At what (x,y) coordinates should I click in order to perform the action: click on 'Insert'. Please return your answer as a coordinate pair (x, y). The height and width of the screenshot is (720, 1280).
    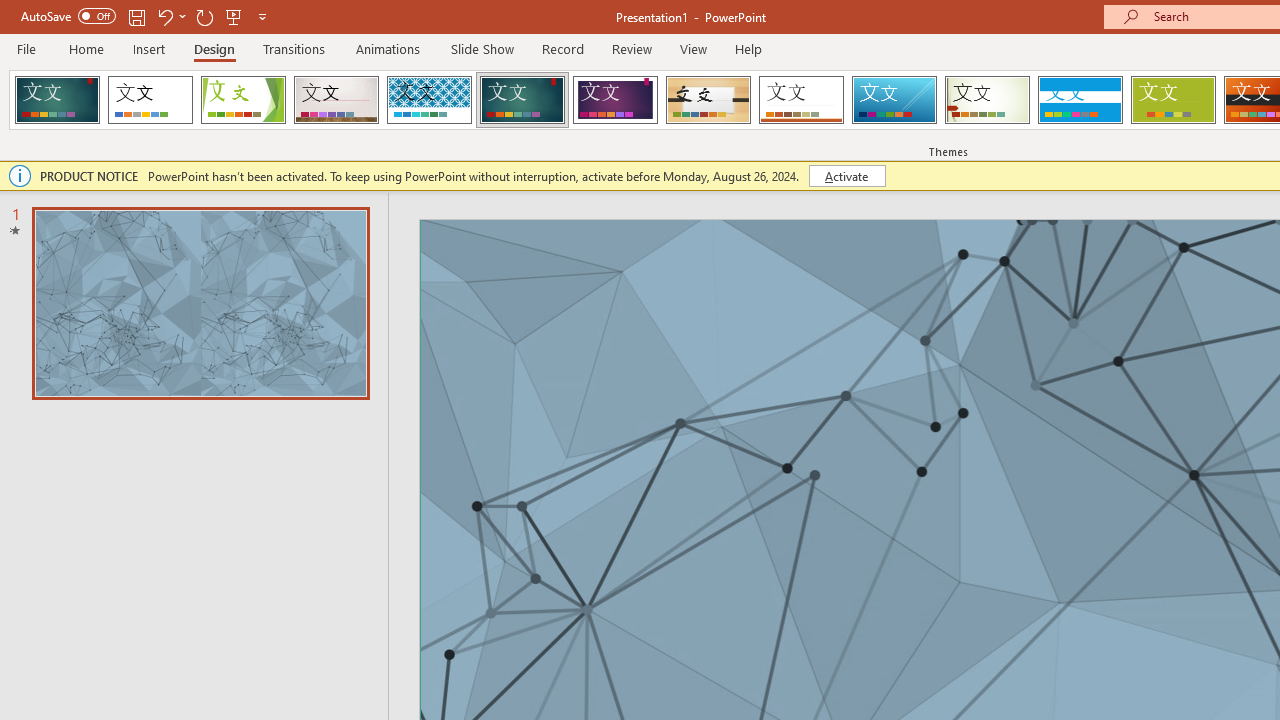
    Looking at the image, I should click on (148, 48).